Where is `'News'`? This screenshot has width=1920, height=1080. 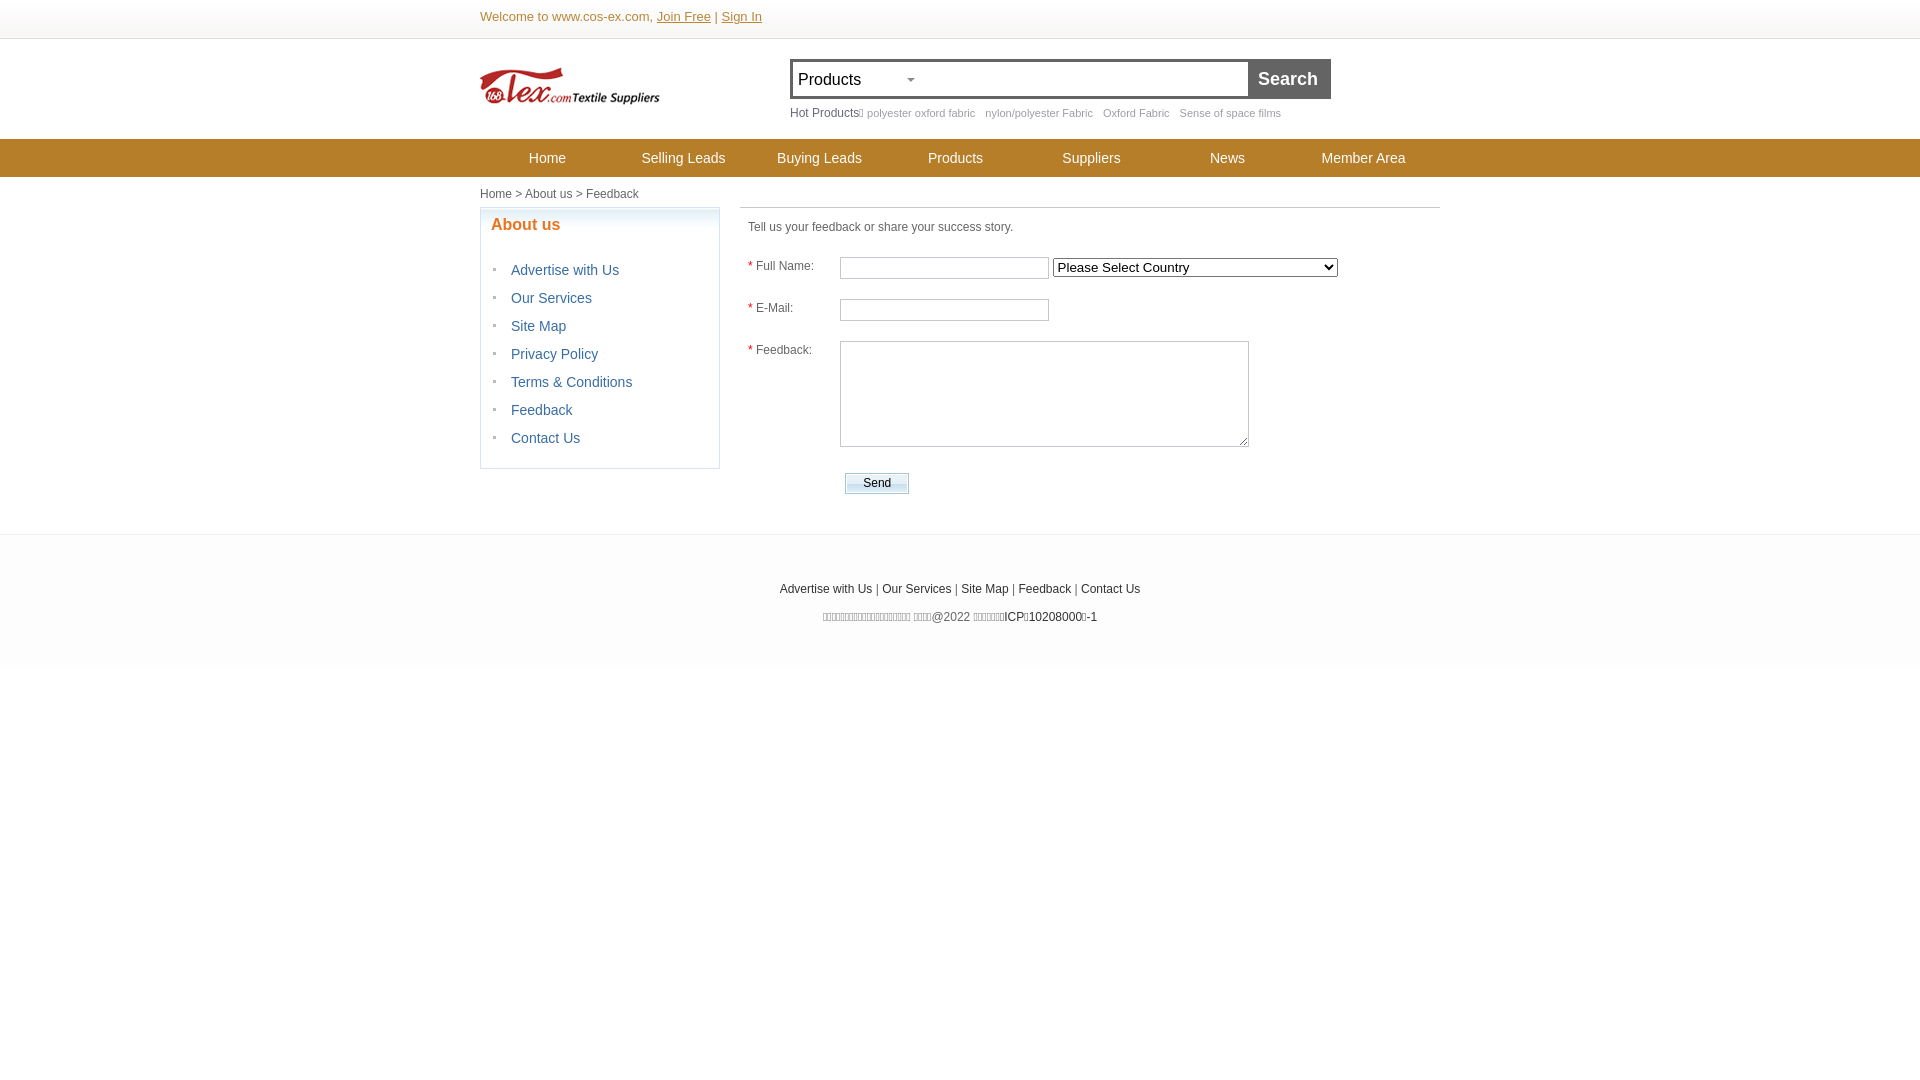
'News' is located at coordinates (1226, 157).